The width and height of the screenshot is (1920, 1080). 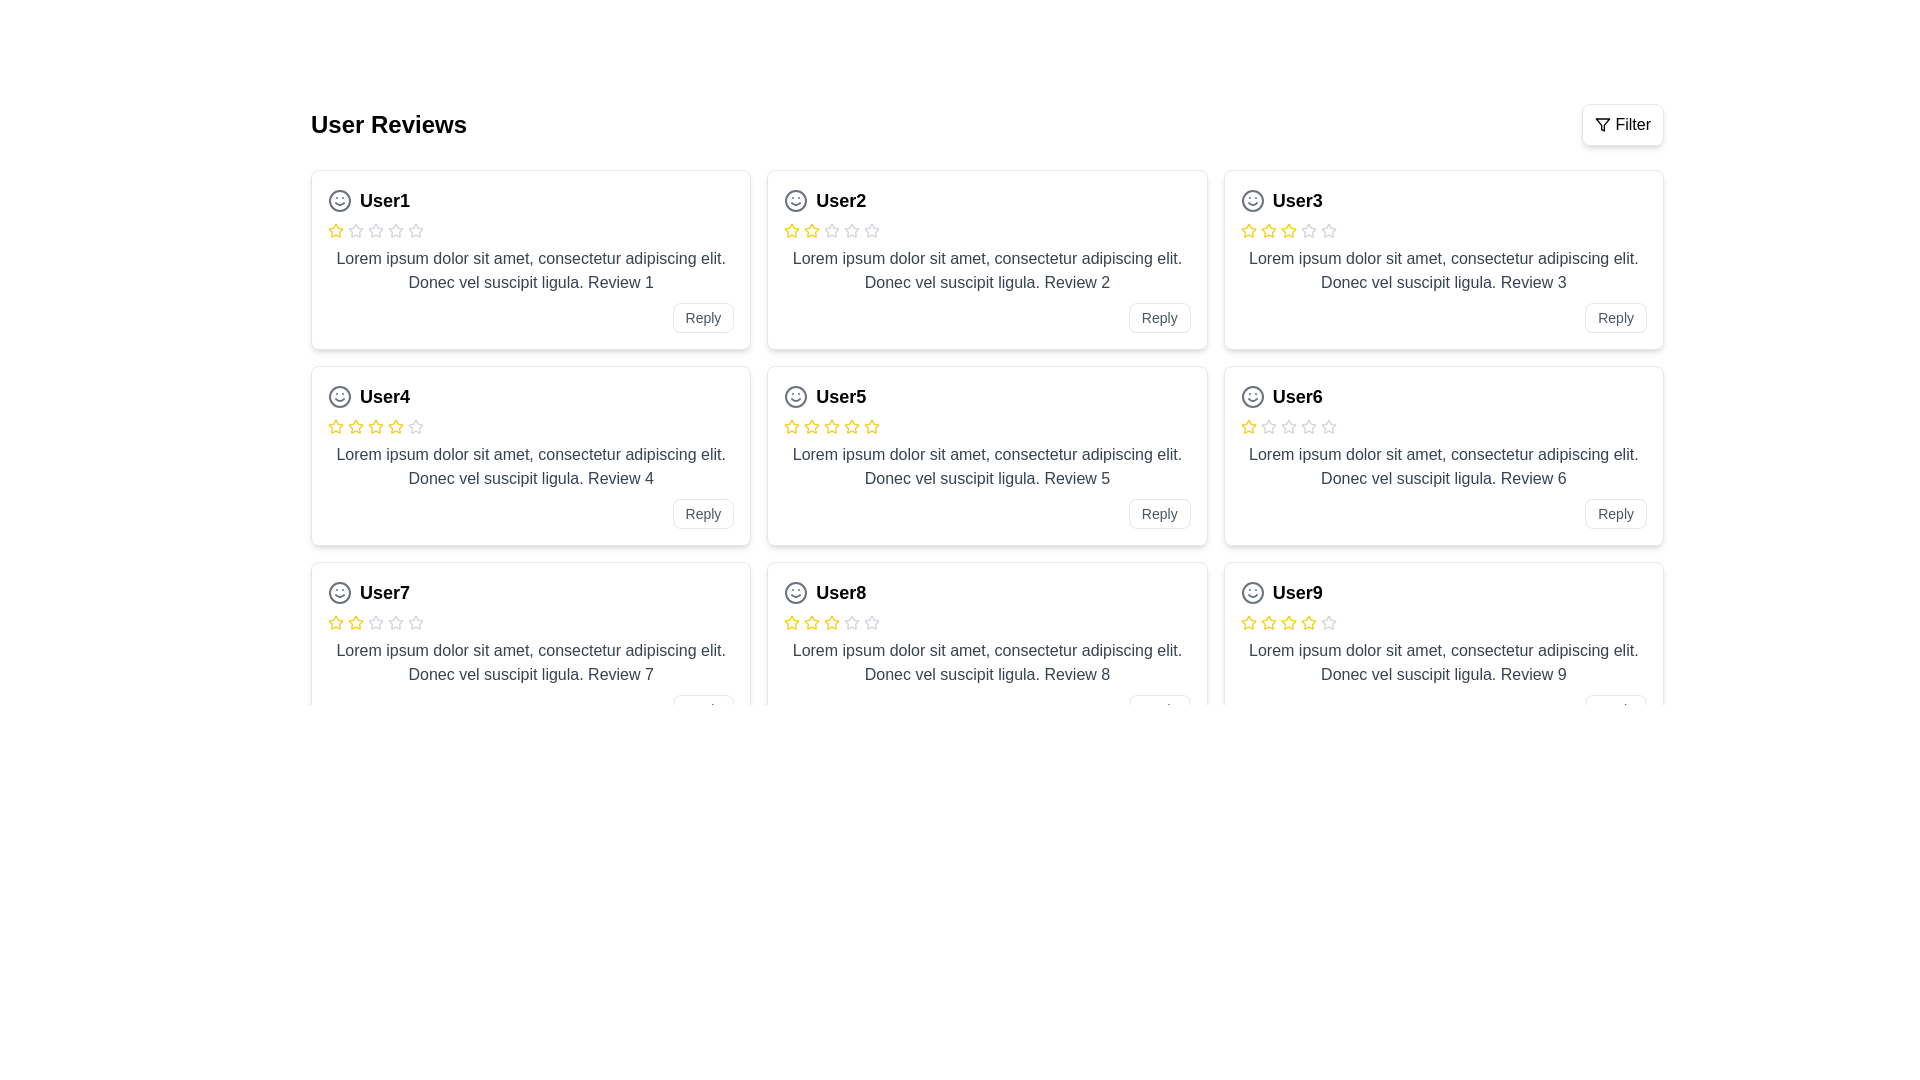 I want to click on the third star icon in the star rating row on the review card for 'User1' to indicate a rating level, so click(x=395, y=229).